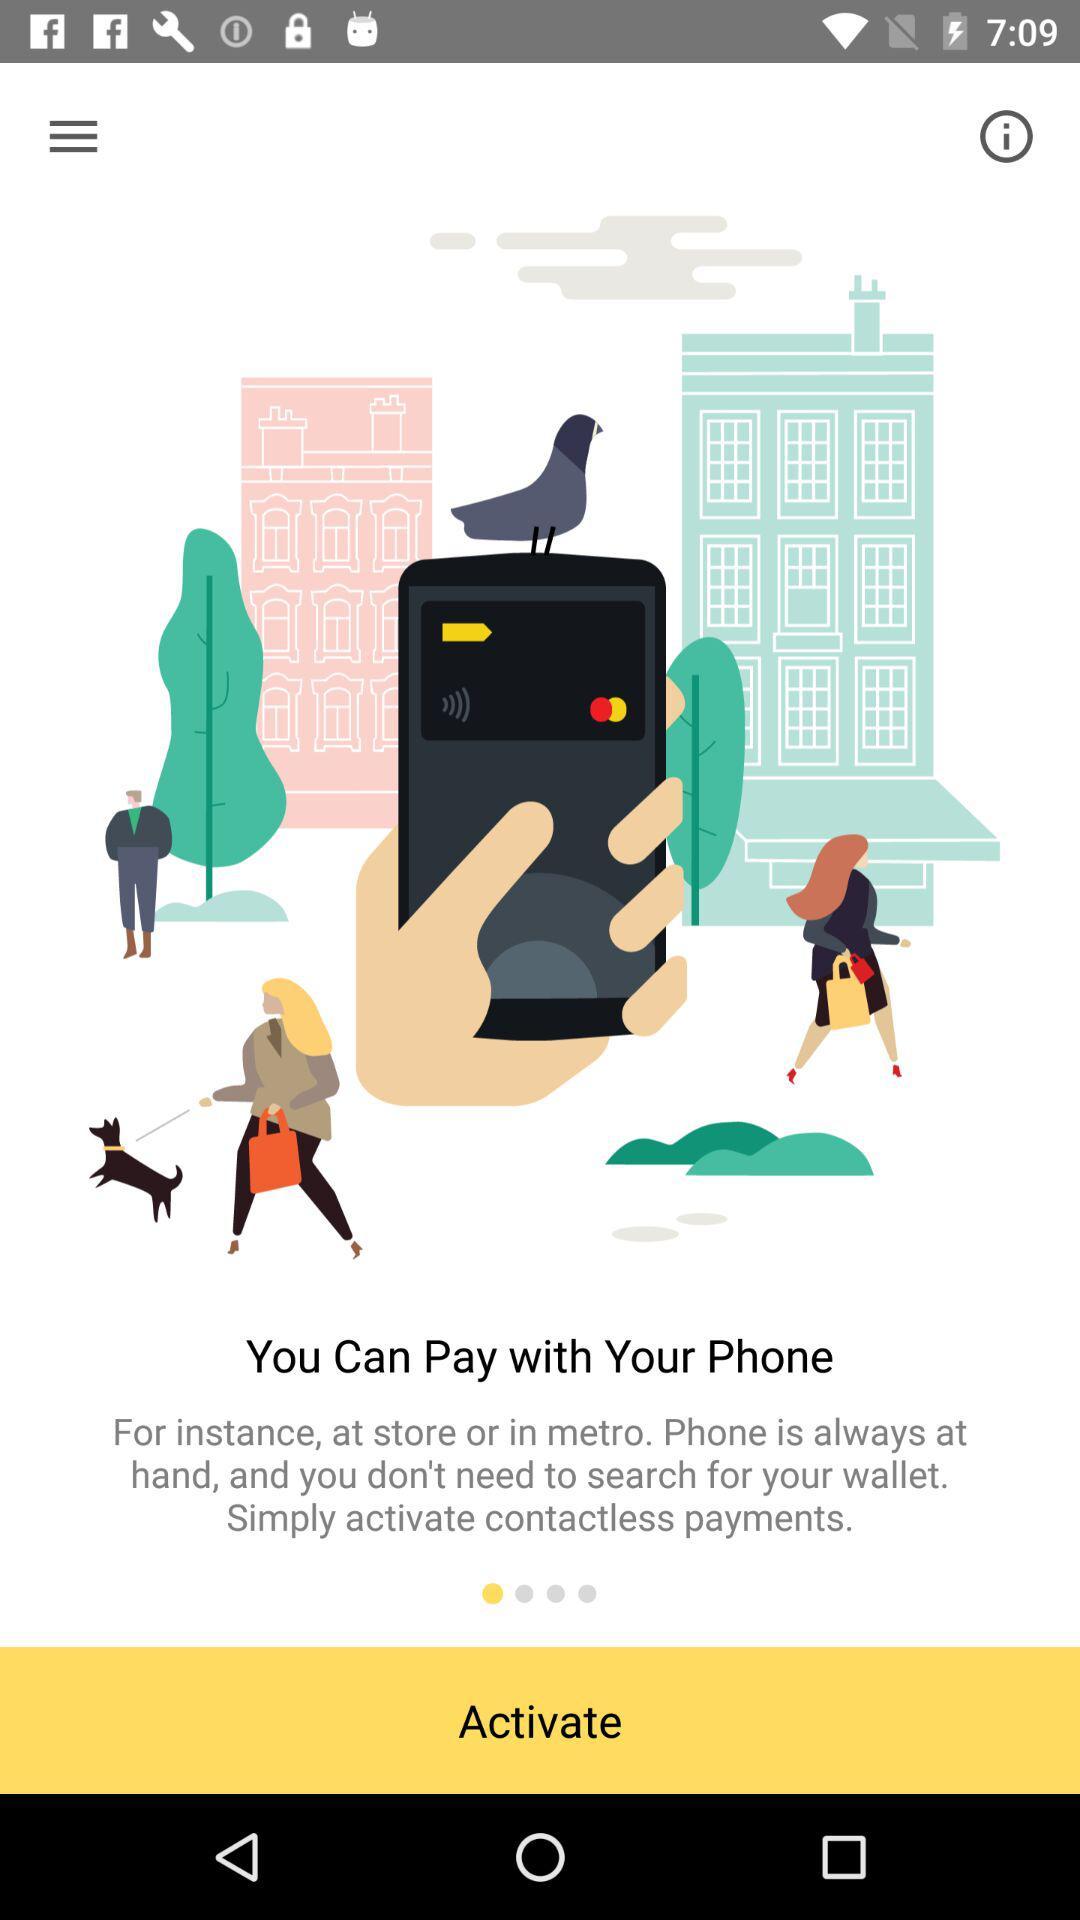 This screenshot has height=1920, width=1080. I want to click on item at the top right corner, so click(1006, 135).